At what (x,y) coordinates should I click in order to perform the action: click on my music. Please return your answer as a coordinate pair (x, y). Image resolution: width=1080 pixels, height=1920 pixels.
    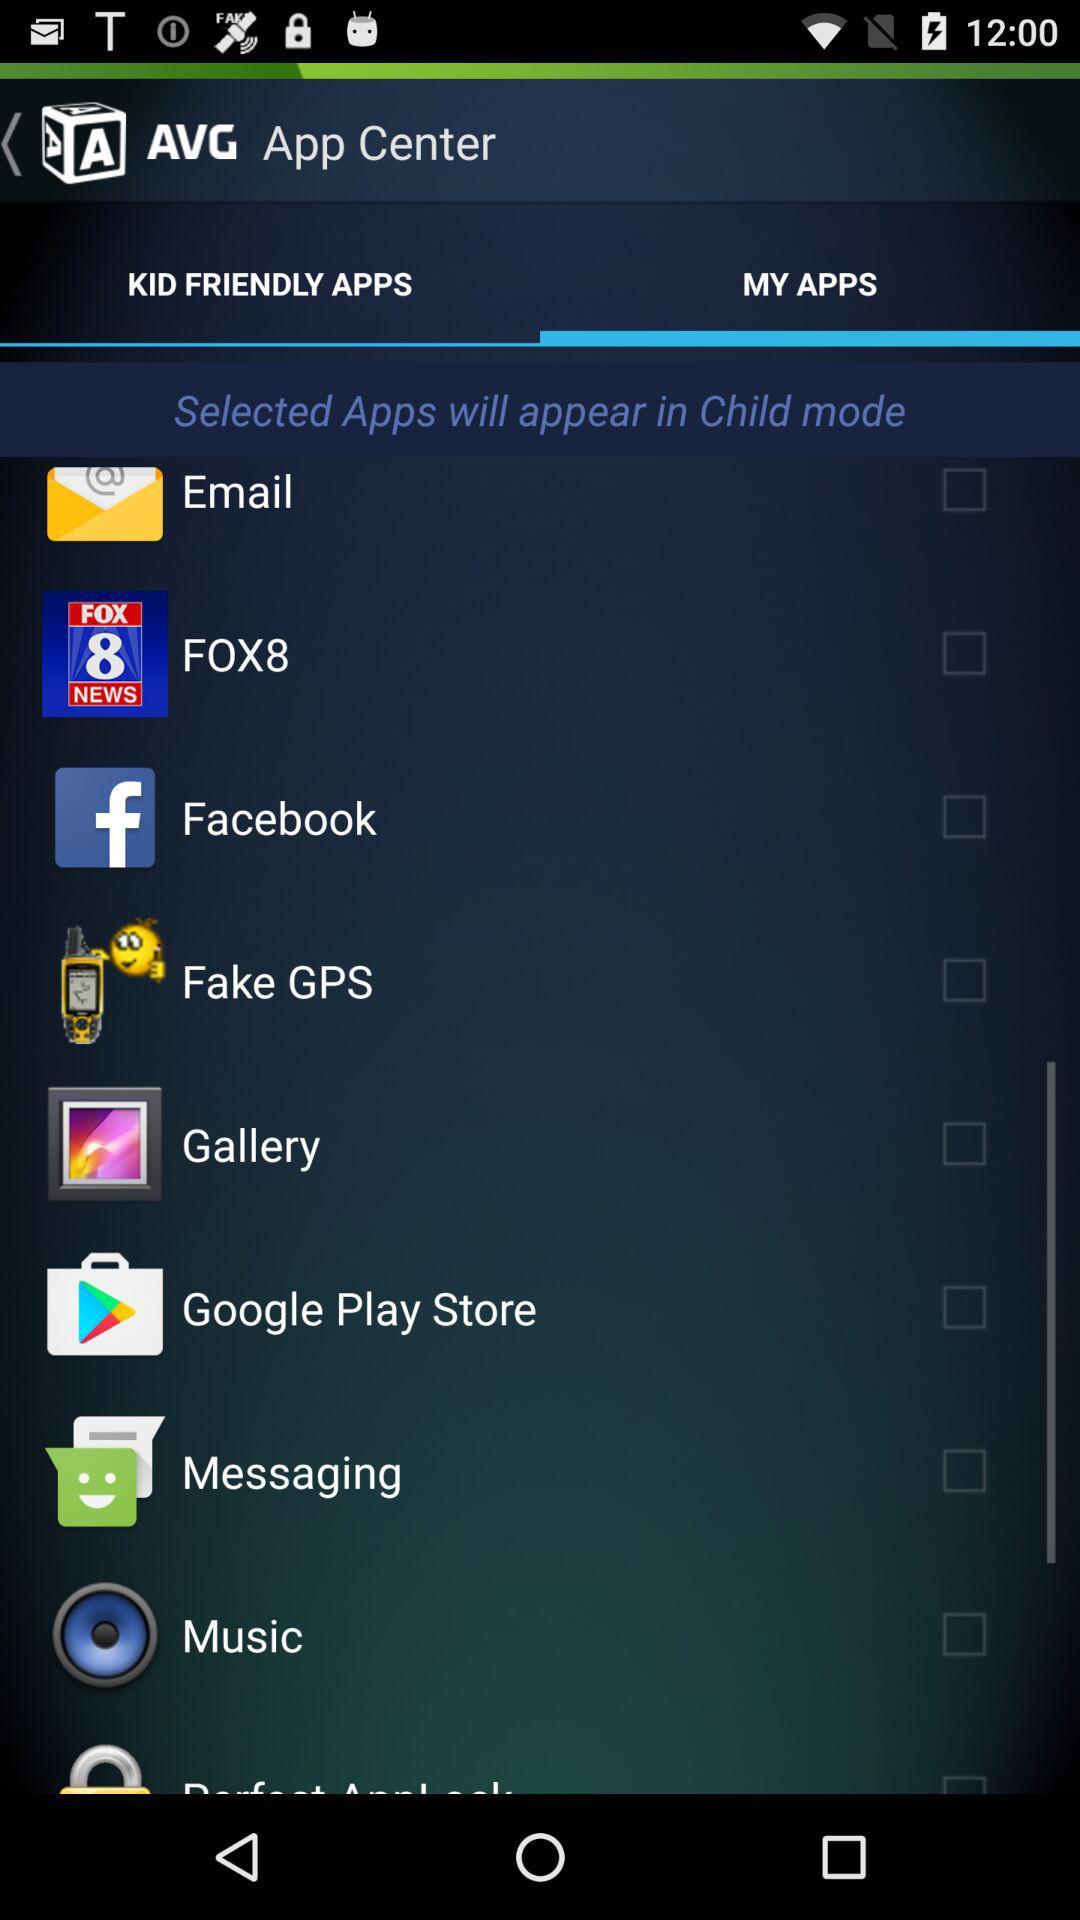
    Looking at the image, I should click on (104, 1635).